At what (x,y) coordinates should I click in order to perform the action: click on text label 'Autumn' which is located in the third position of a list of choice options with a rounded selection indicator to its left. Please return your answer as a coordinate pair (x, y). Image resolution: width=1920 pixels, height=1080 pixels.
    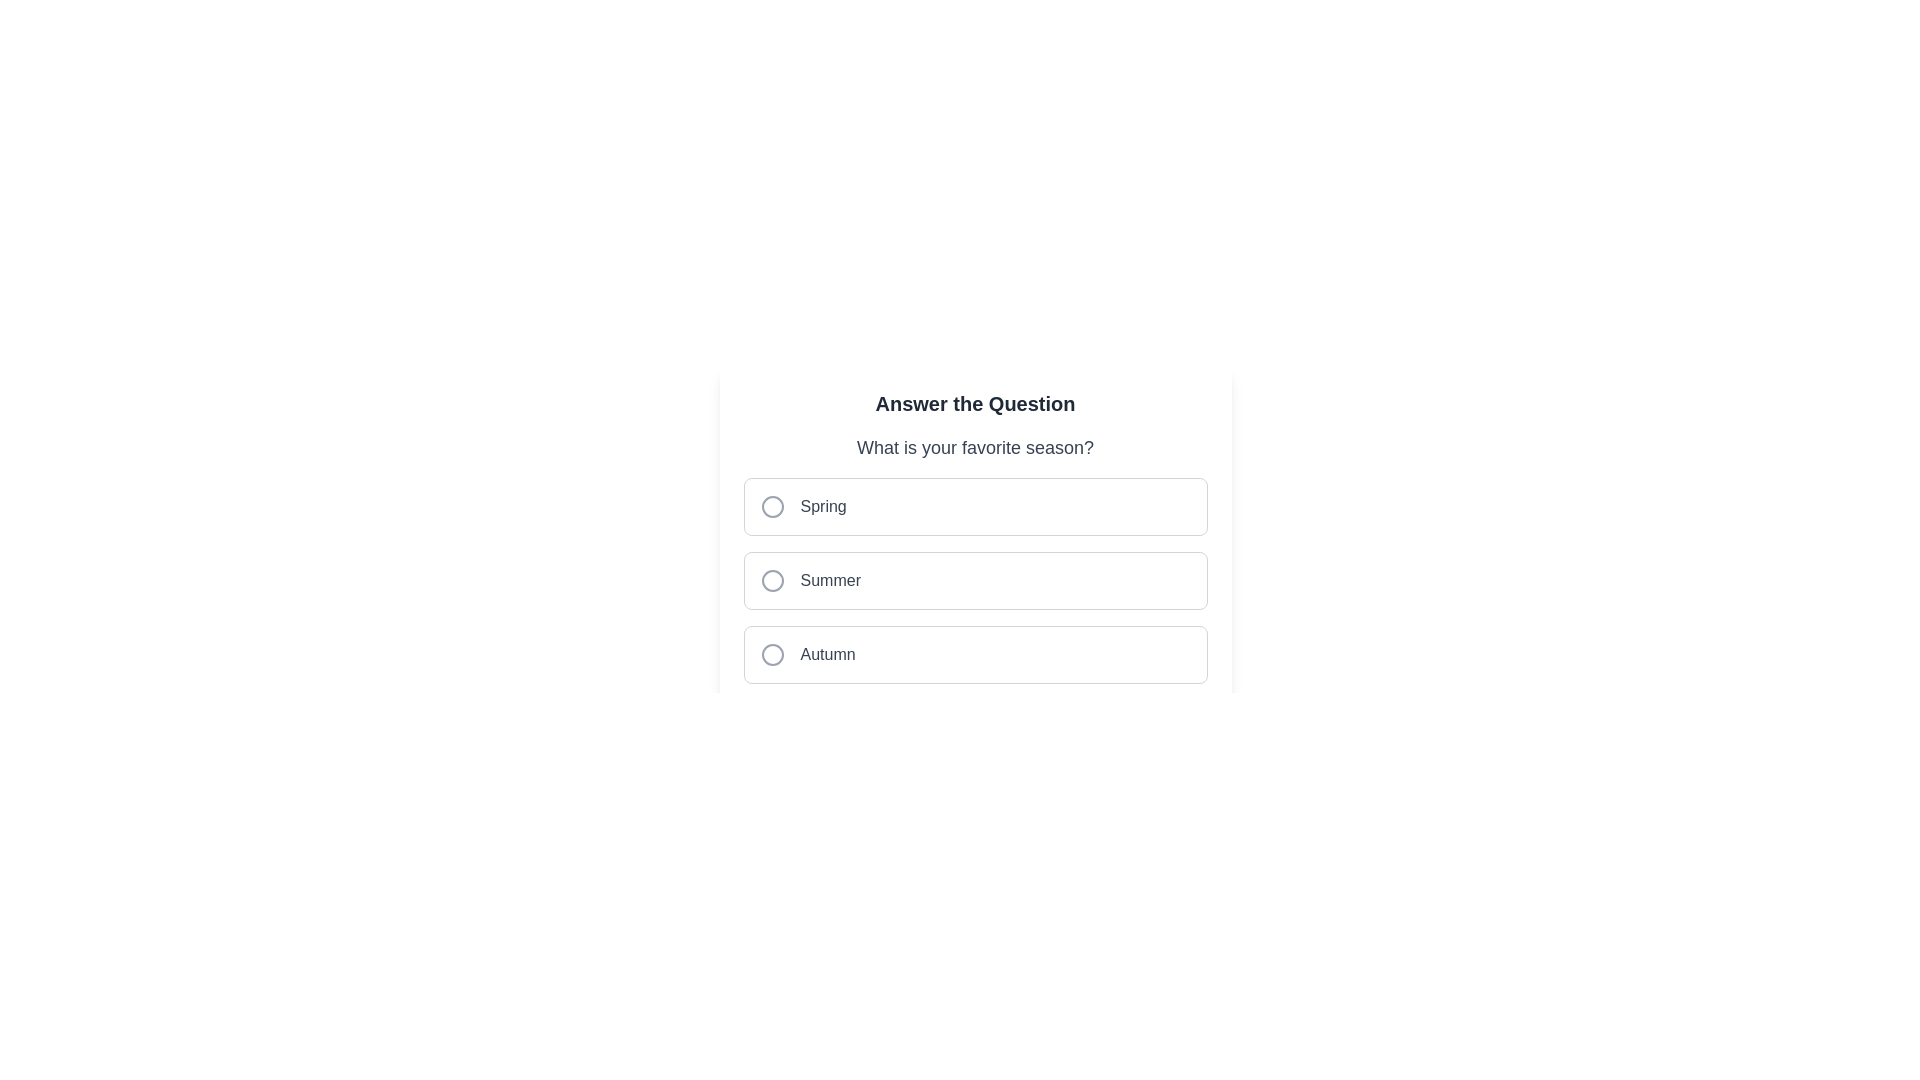
    Looking at the image, I should click on (828, 655).